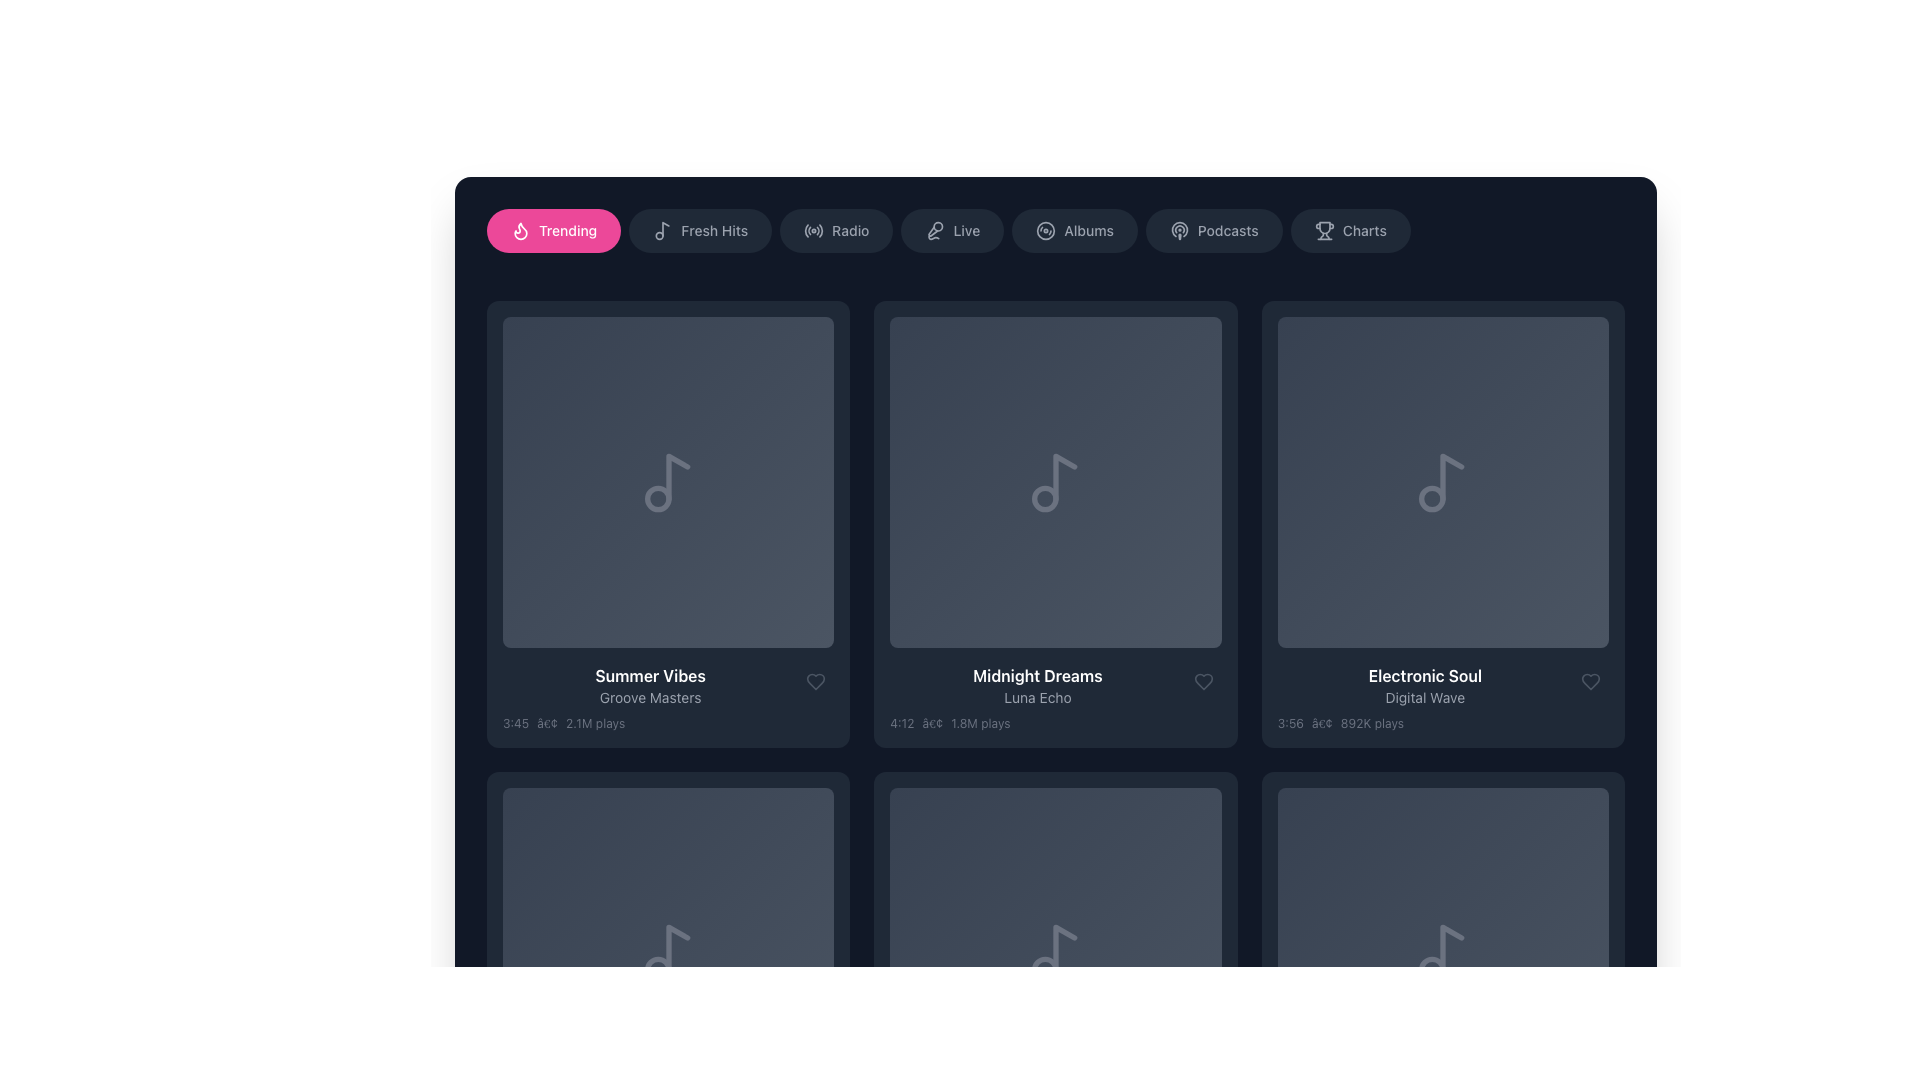 The width and height of the screenshot is (1920, 1080). I want to click on the Interactive Card labeled 'Summer Vibes' which is the first card in the top-left corner of the grid layout, so click(668, 523).